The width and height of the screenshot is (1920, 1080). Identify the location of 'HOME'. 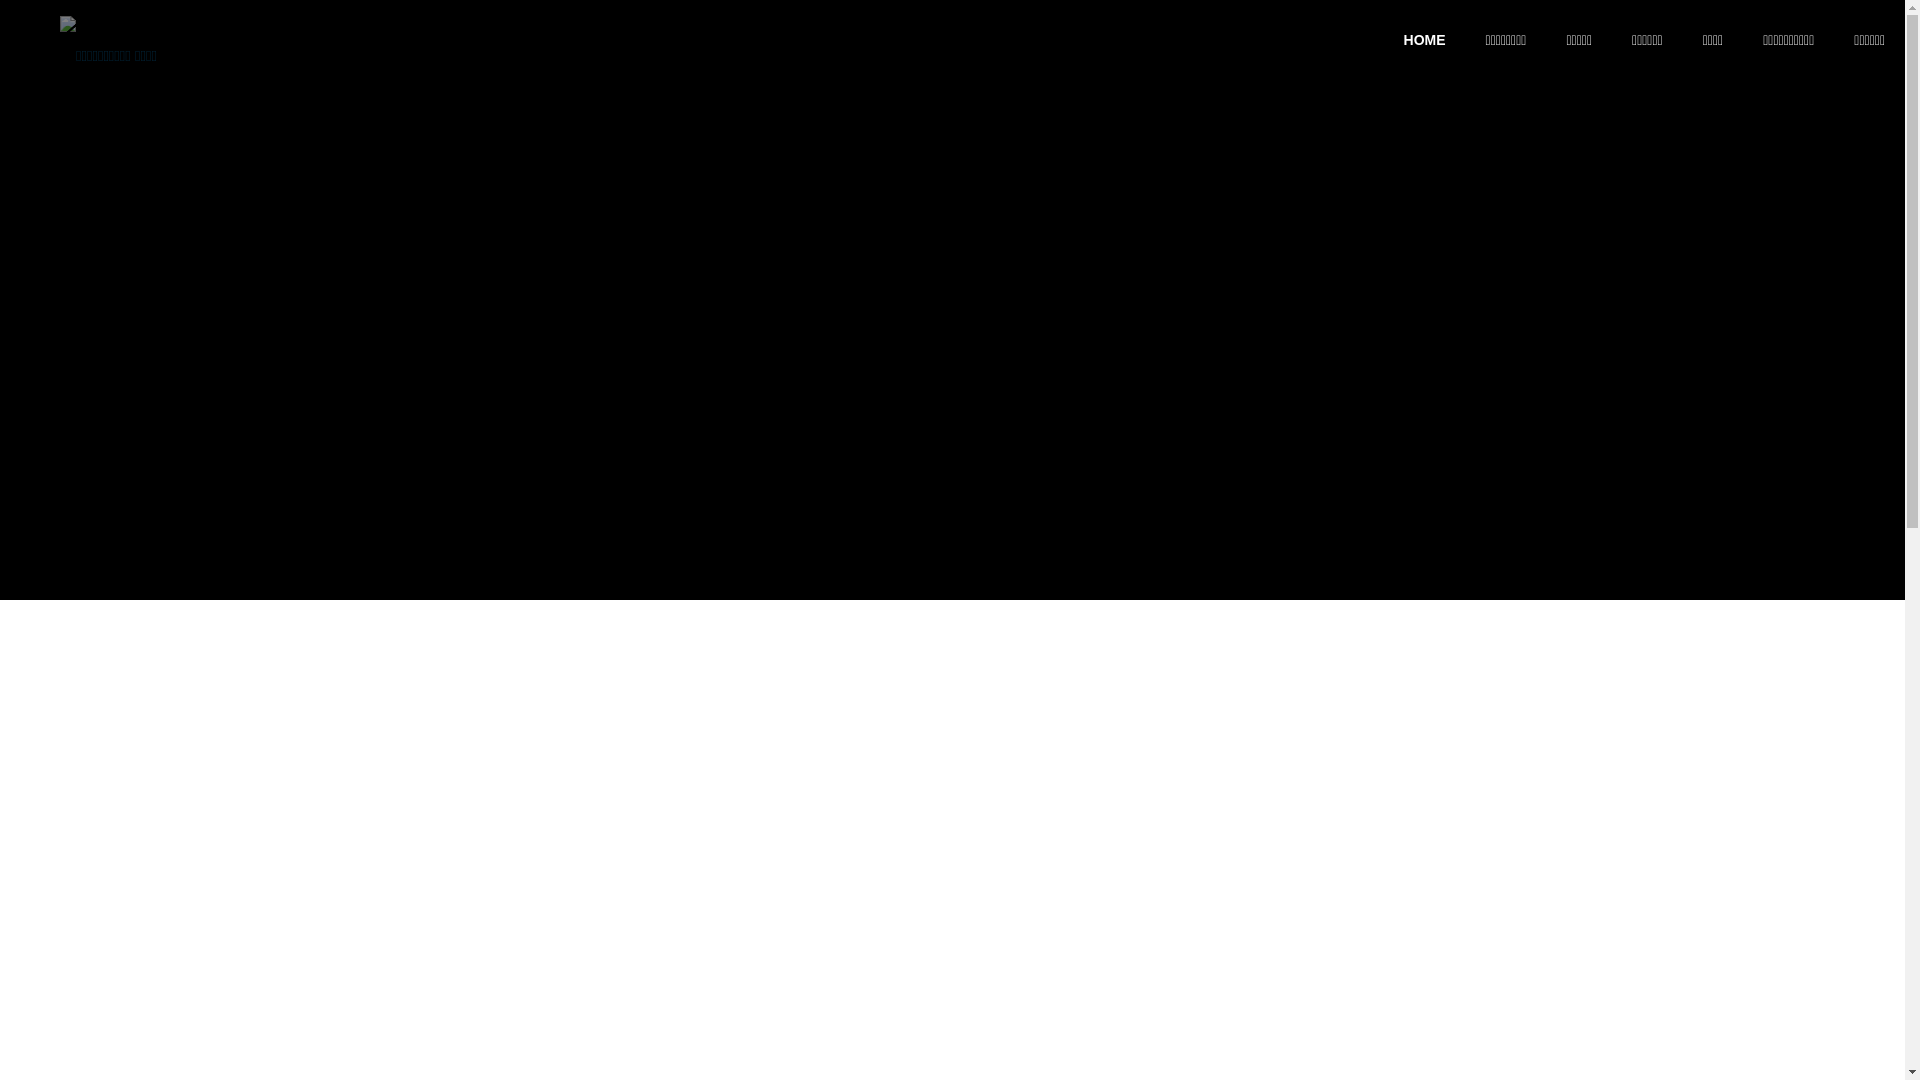
(1424, 39).